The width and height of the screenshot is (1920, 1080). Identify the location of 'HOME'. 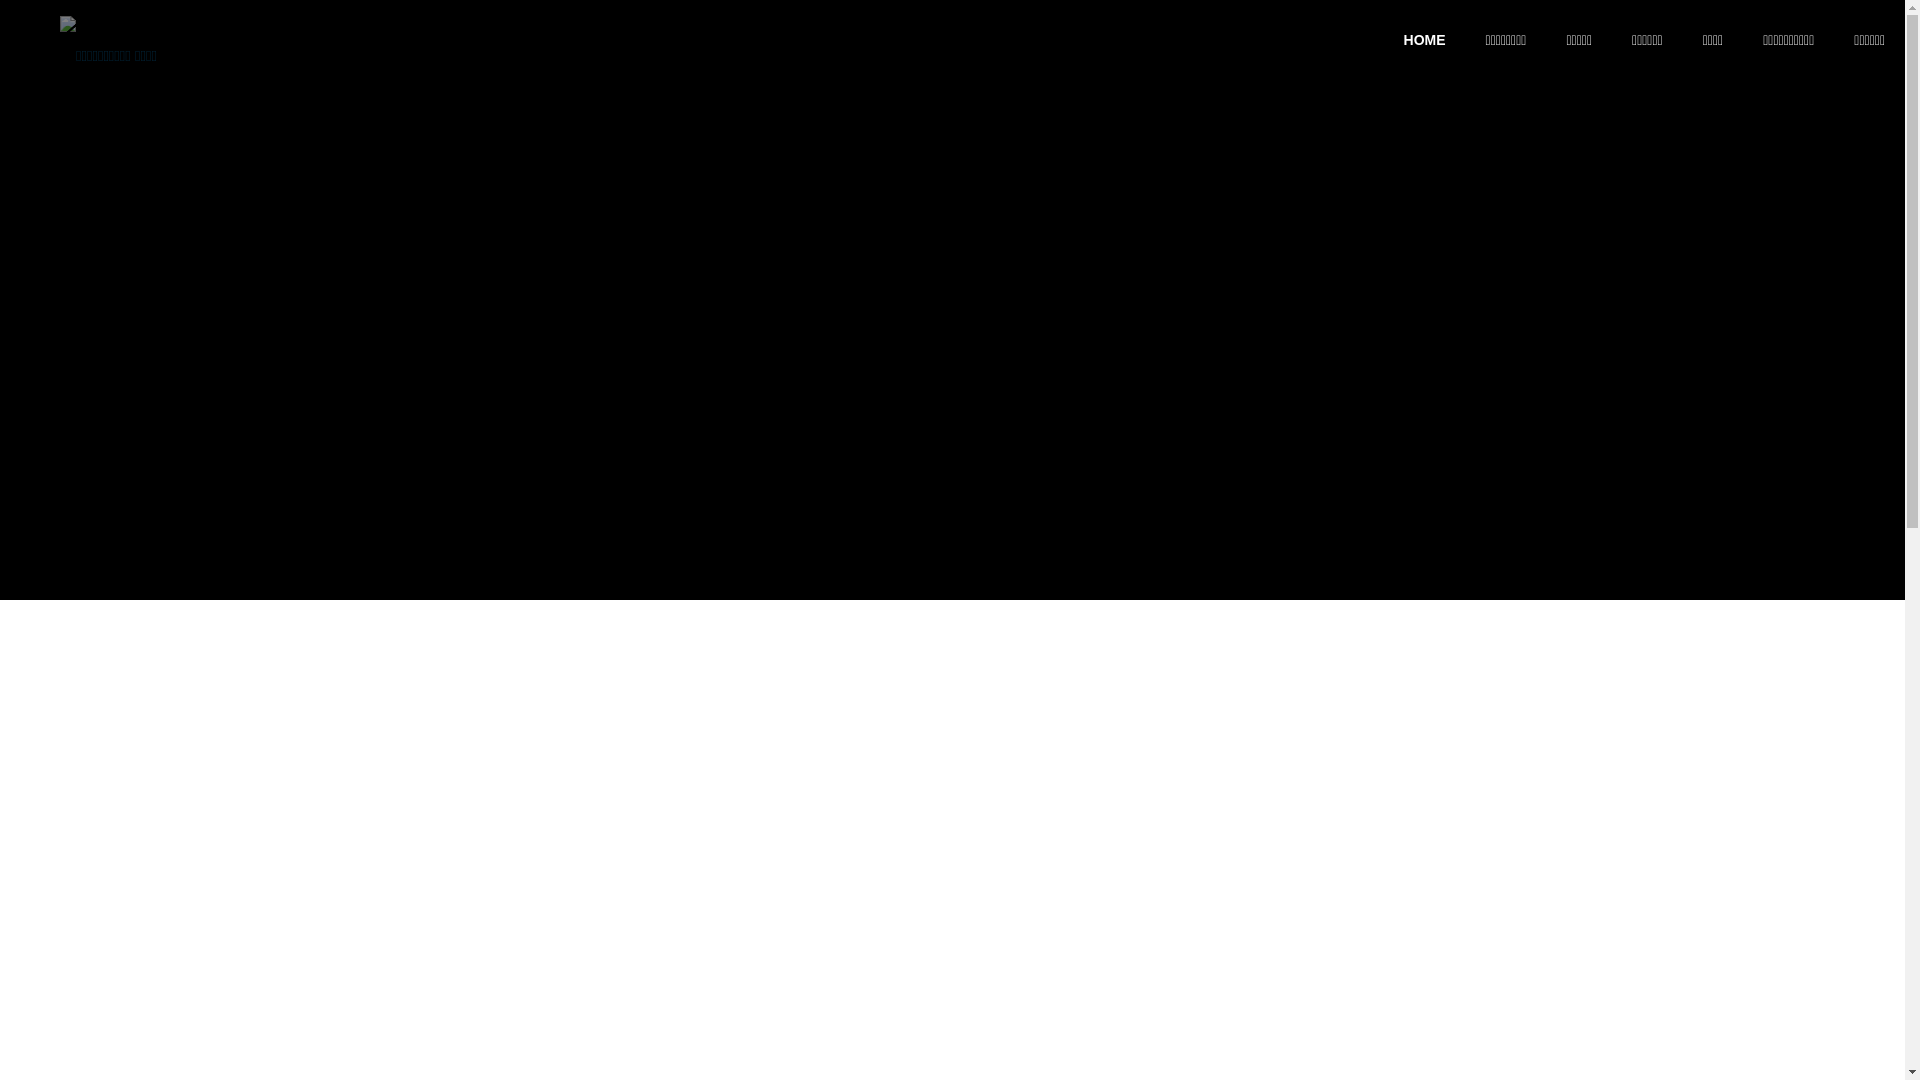
(1424, 39).